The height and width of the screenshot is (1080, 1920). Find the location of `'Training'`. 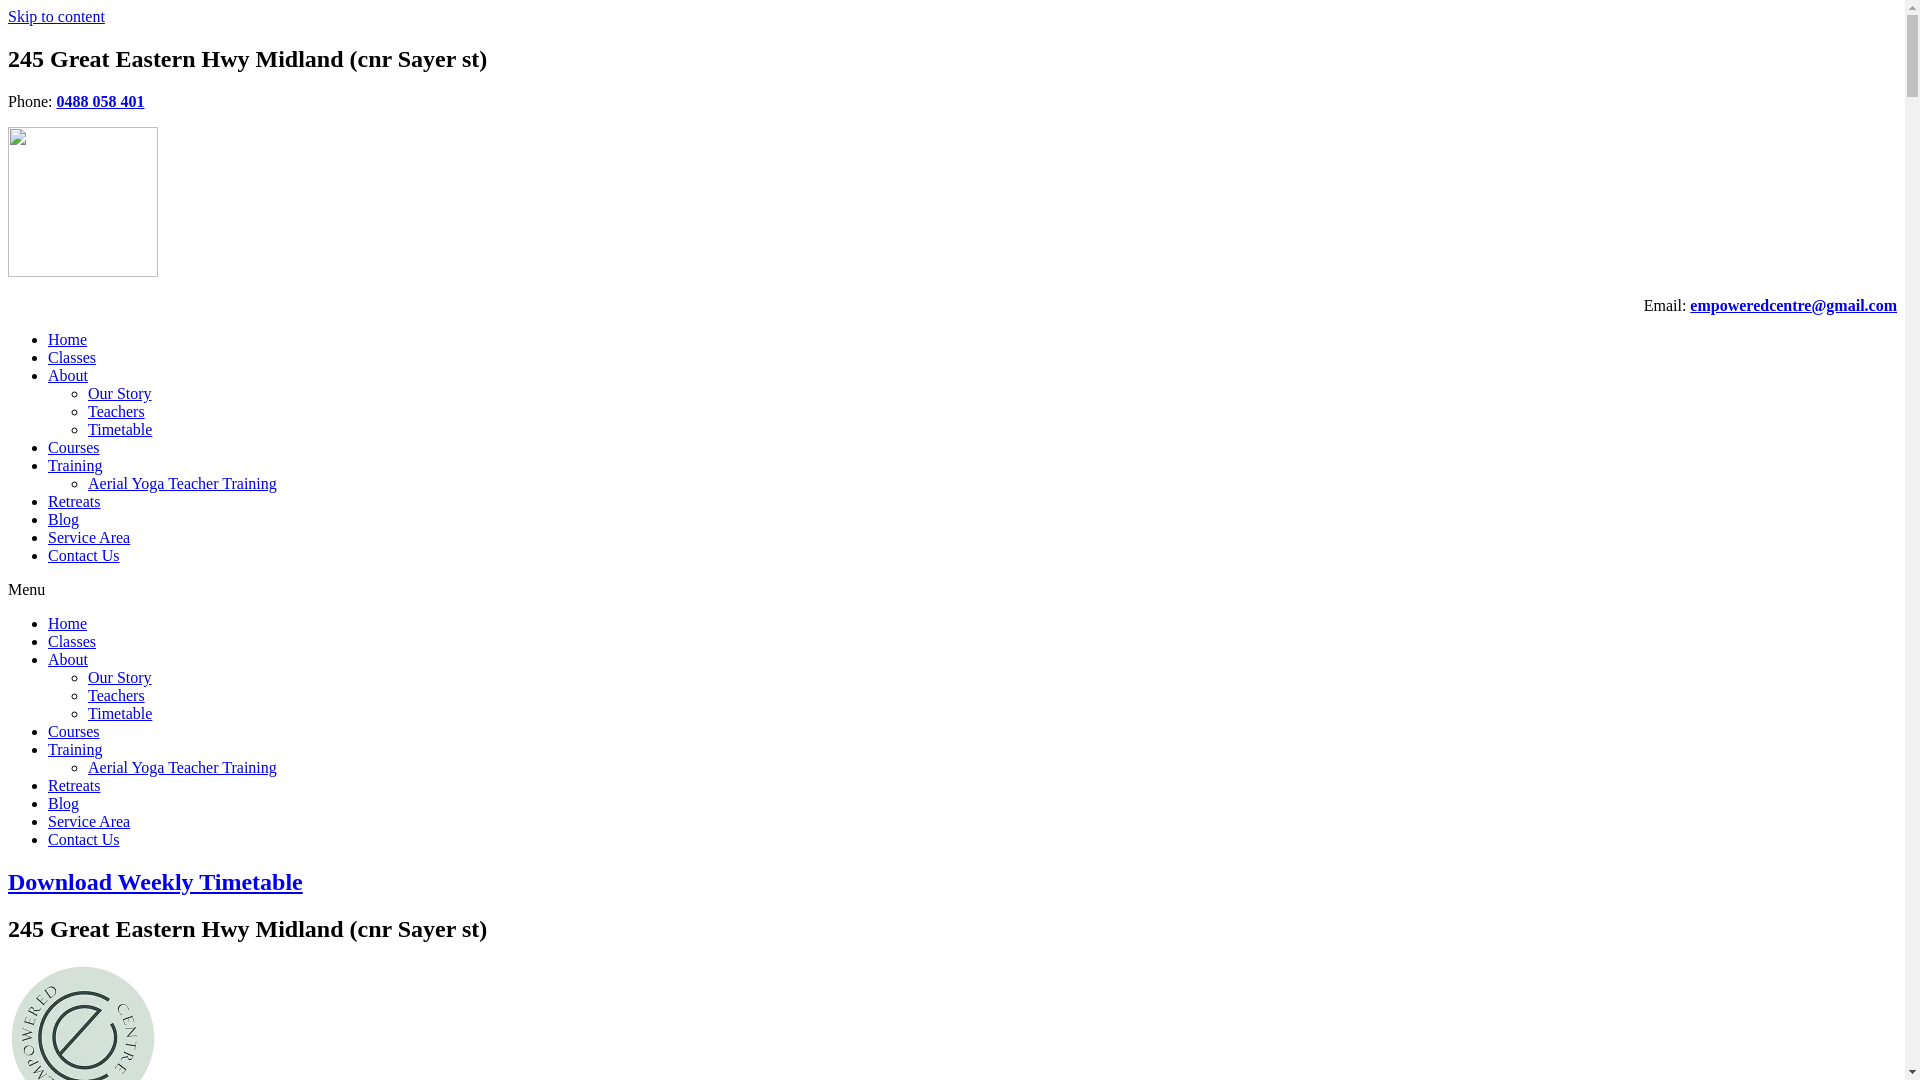

'Training' is located at coordinates (75, 465).